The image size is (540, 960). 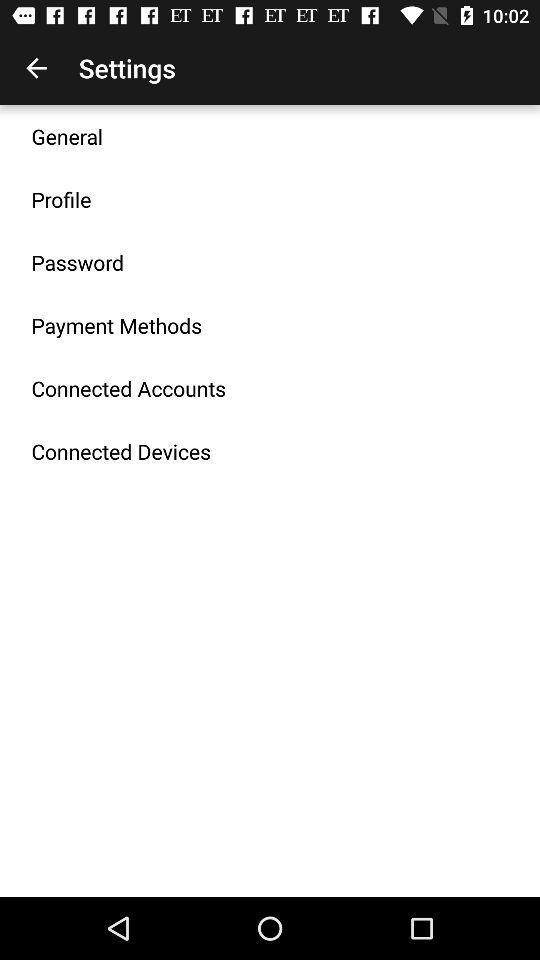 What do you see at coordinates (116, 325) in the screenshot?
I see `payment methods icon` at bounding box center [116, 325].